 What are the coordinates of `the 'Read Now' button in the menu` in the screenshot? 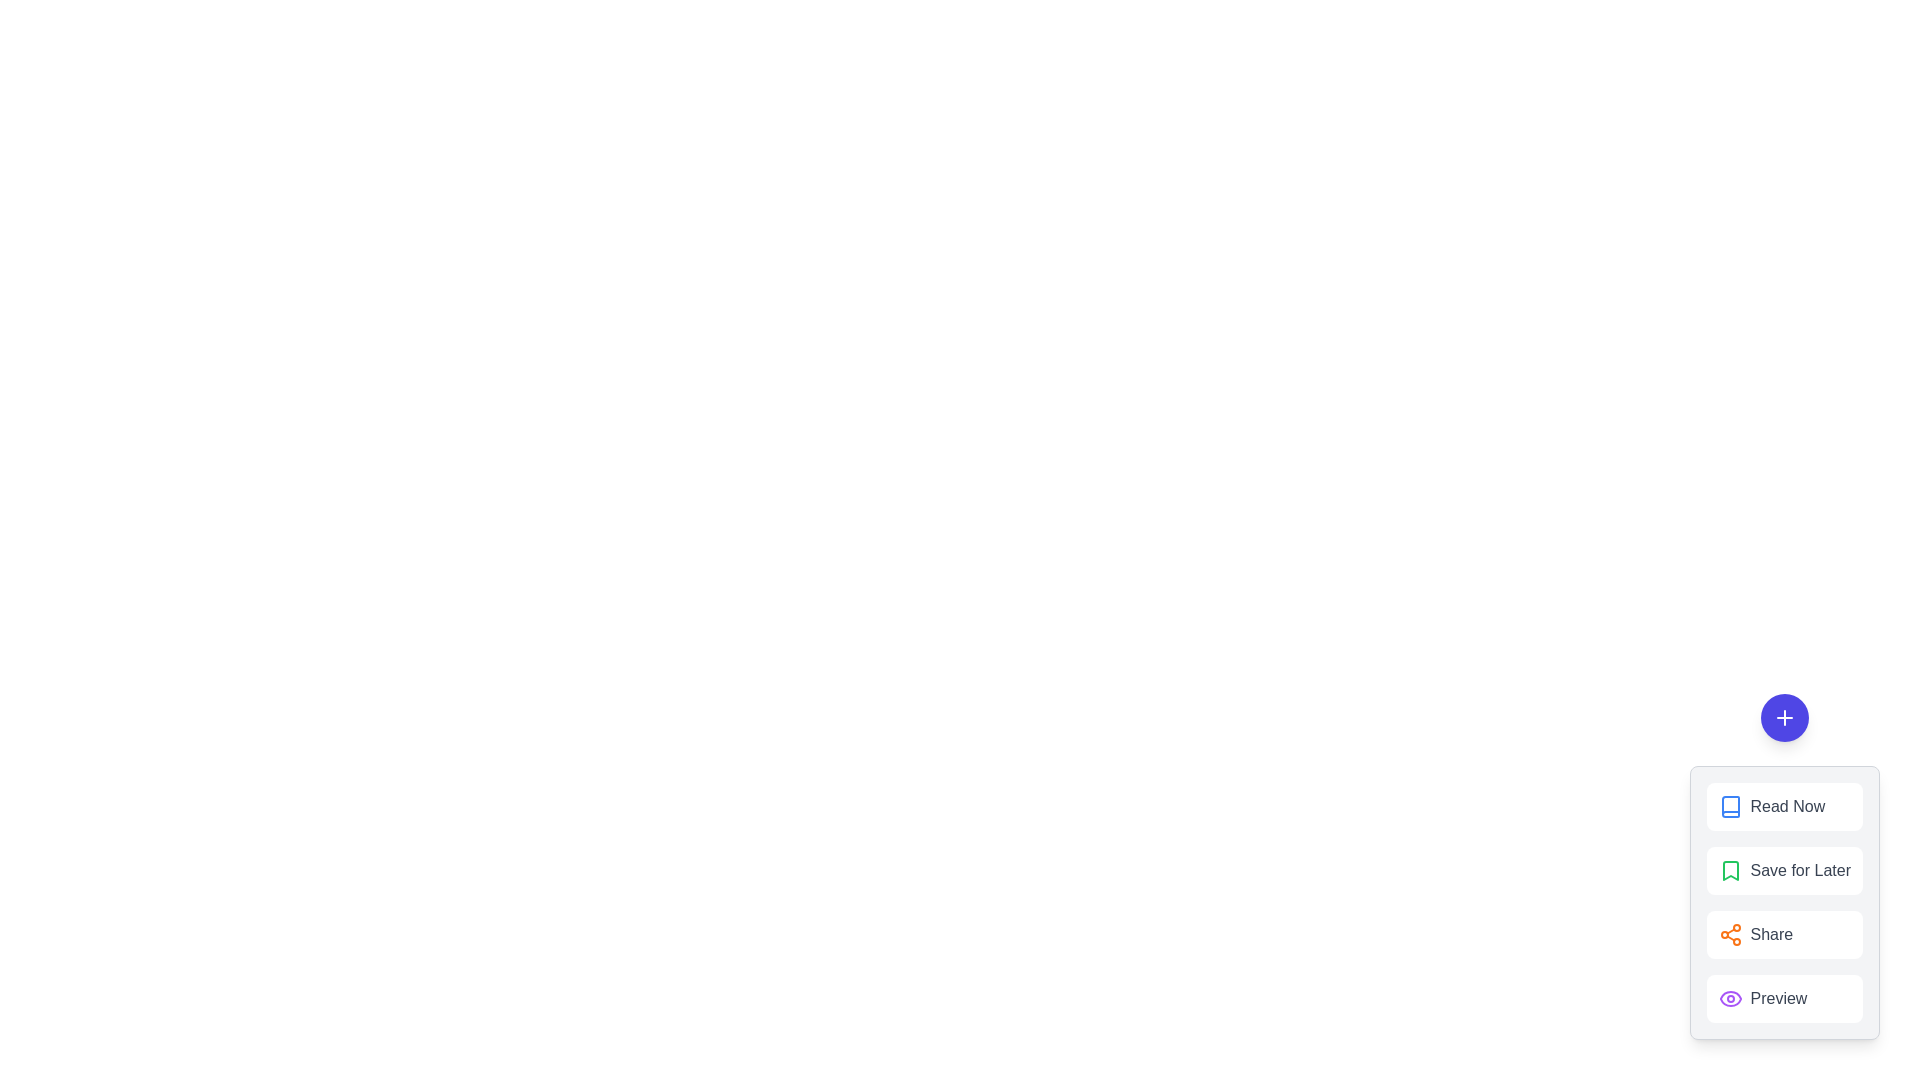 It's located at (1784, 805).